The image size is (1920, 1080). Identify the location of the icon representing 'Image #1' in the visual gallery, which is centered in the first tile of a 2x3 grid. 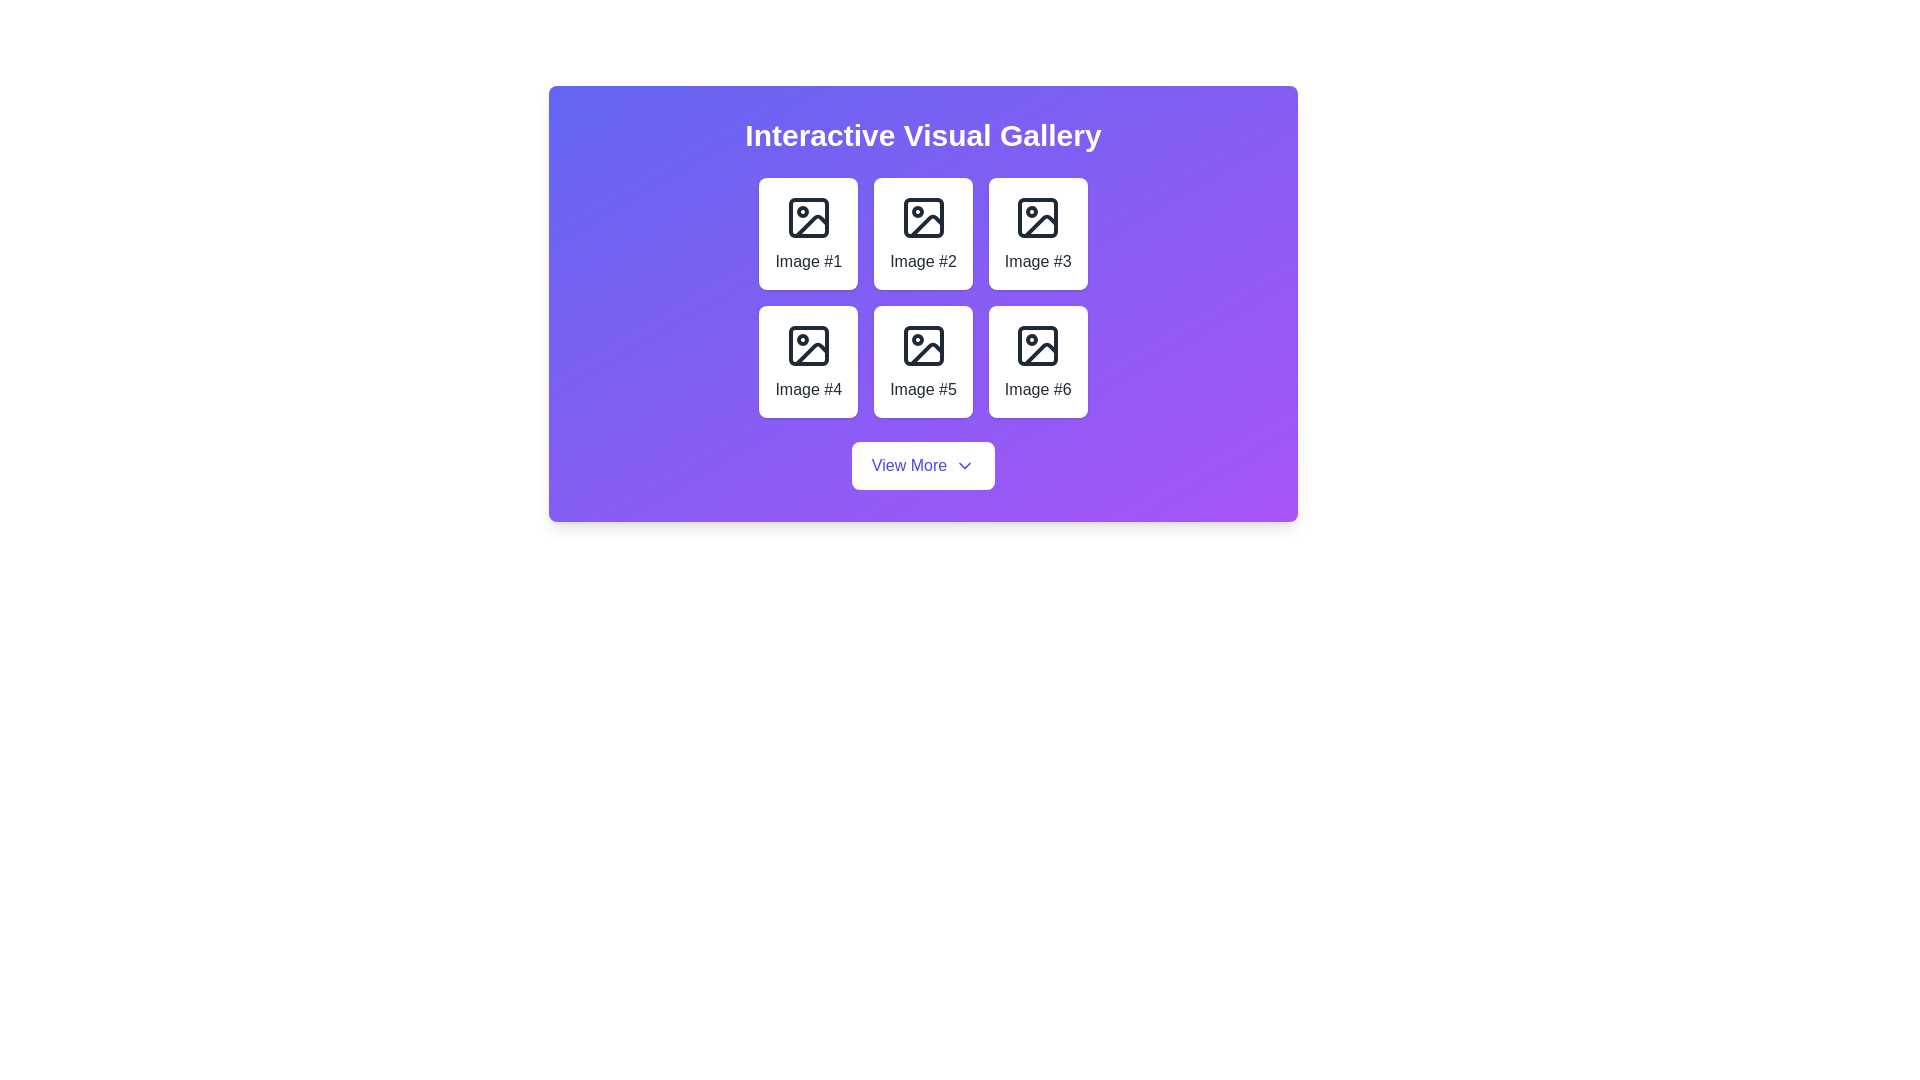
(808, 218).